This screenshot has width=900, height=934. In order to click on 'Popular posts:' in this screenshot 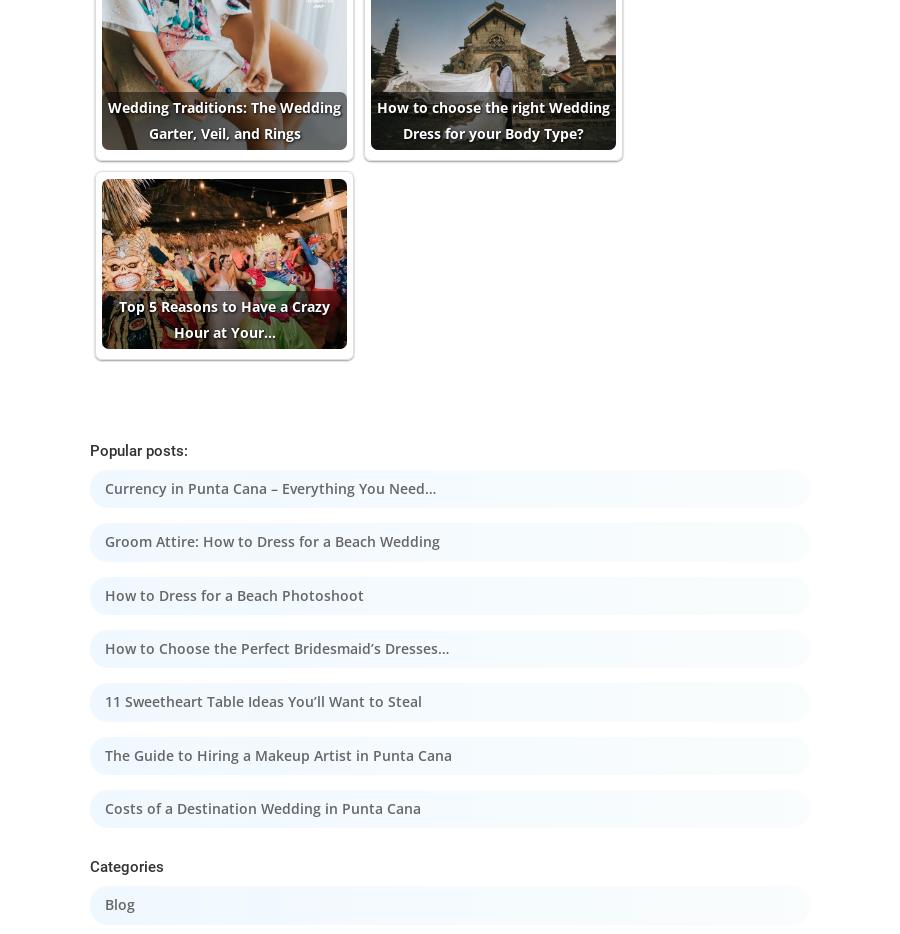, I will do `click(138, 451)`.